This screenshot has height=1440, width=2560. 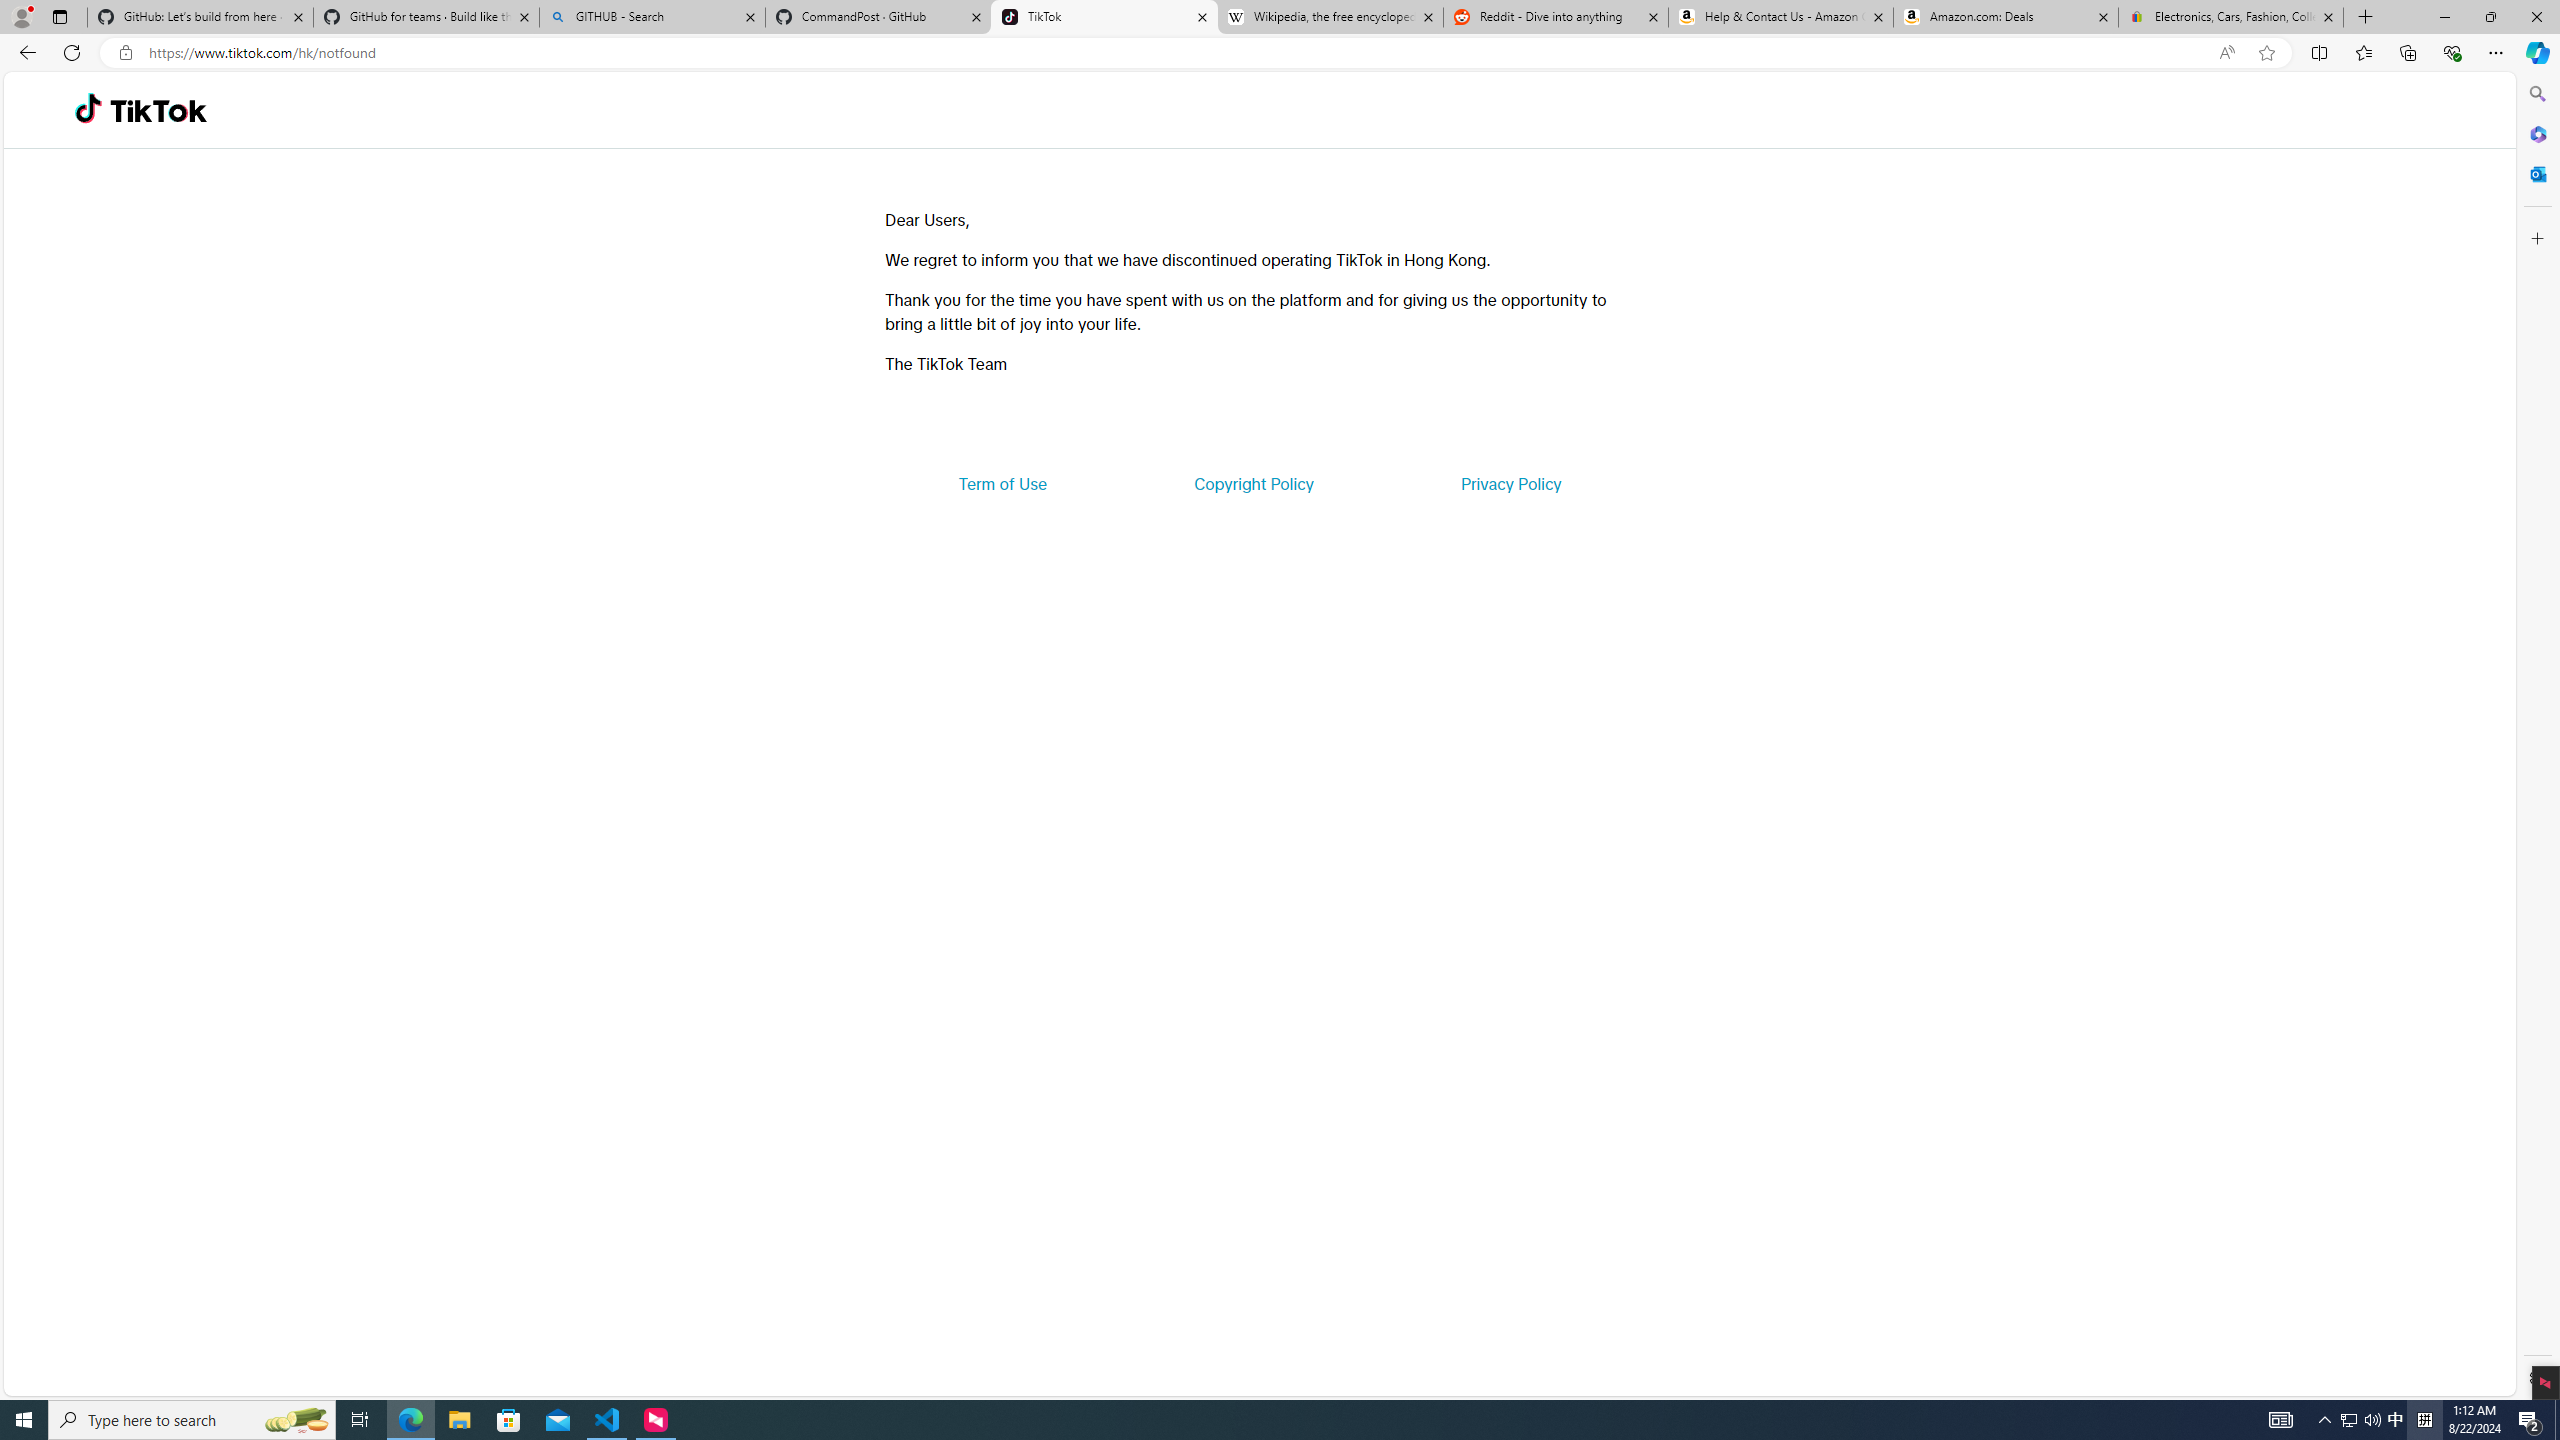 What do you see at coordinates (1556, 16) in the screenshot?
I see `'Reddit - Dive into anything'` at bounding box center [1556, 16].